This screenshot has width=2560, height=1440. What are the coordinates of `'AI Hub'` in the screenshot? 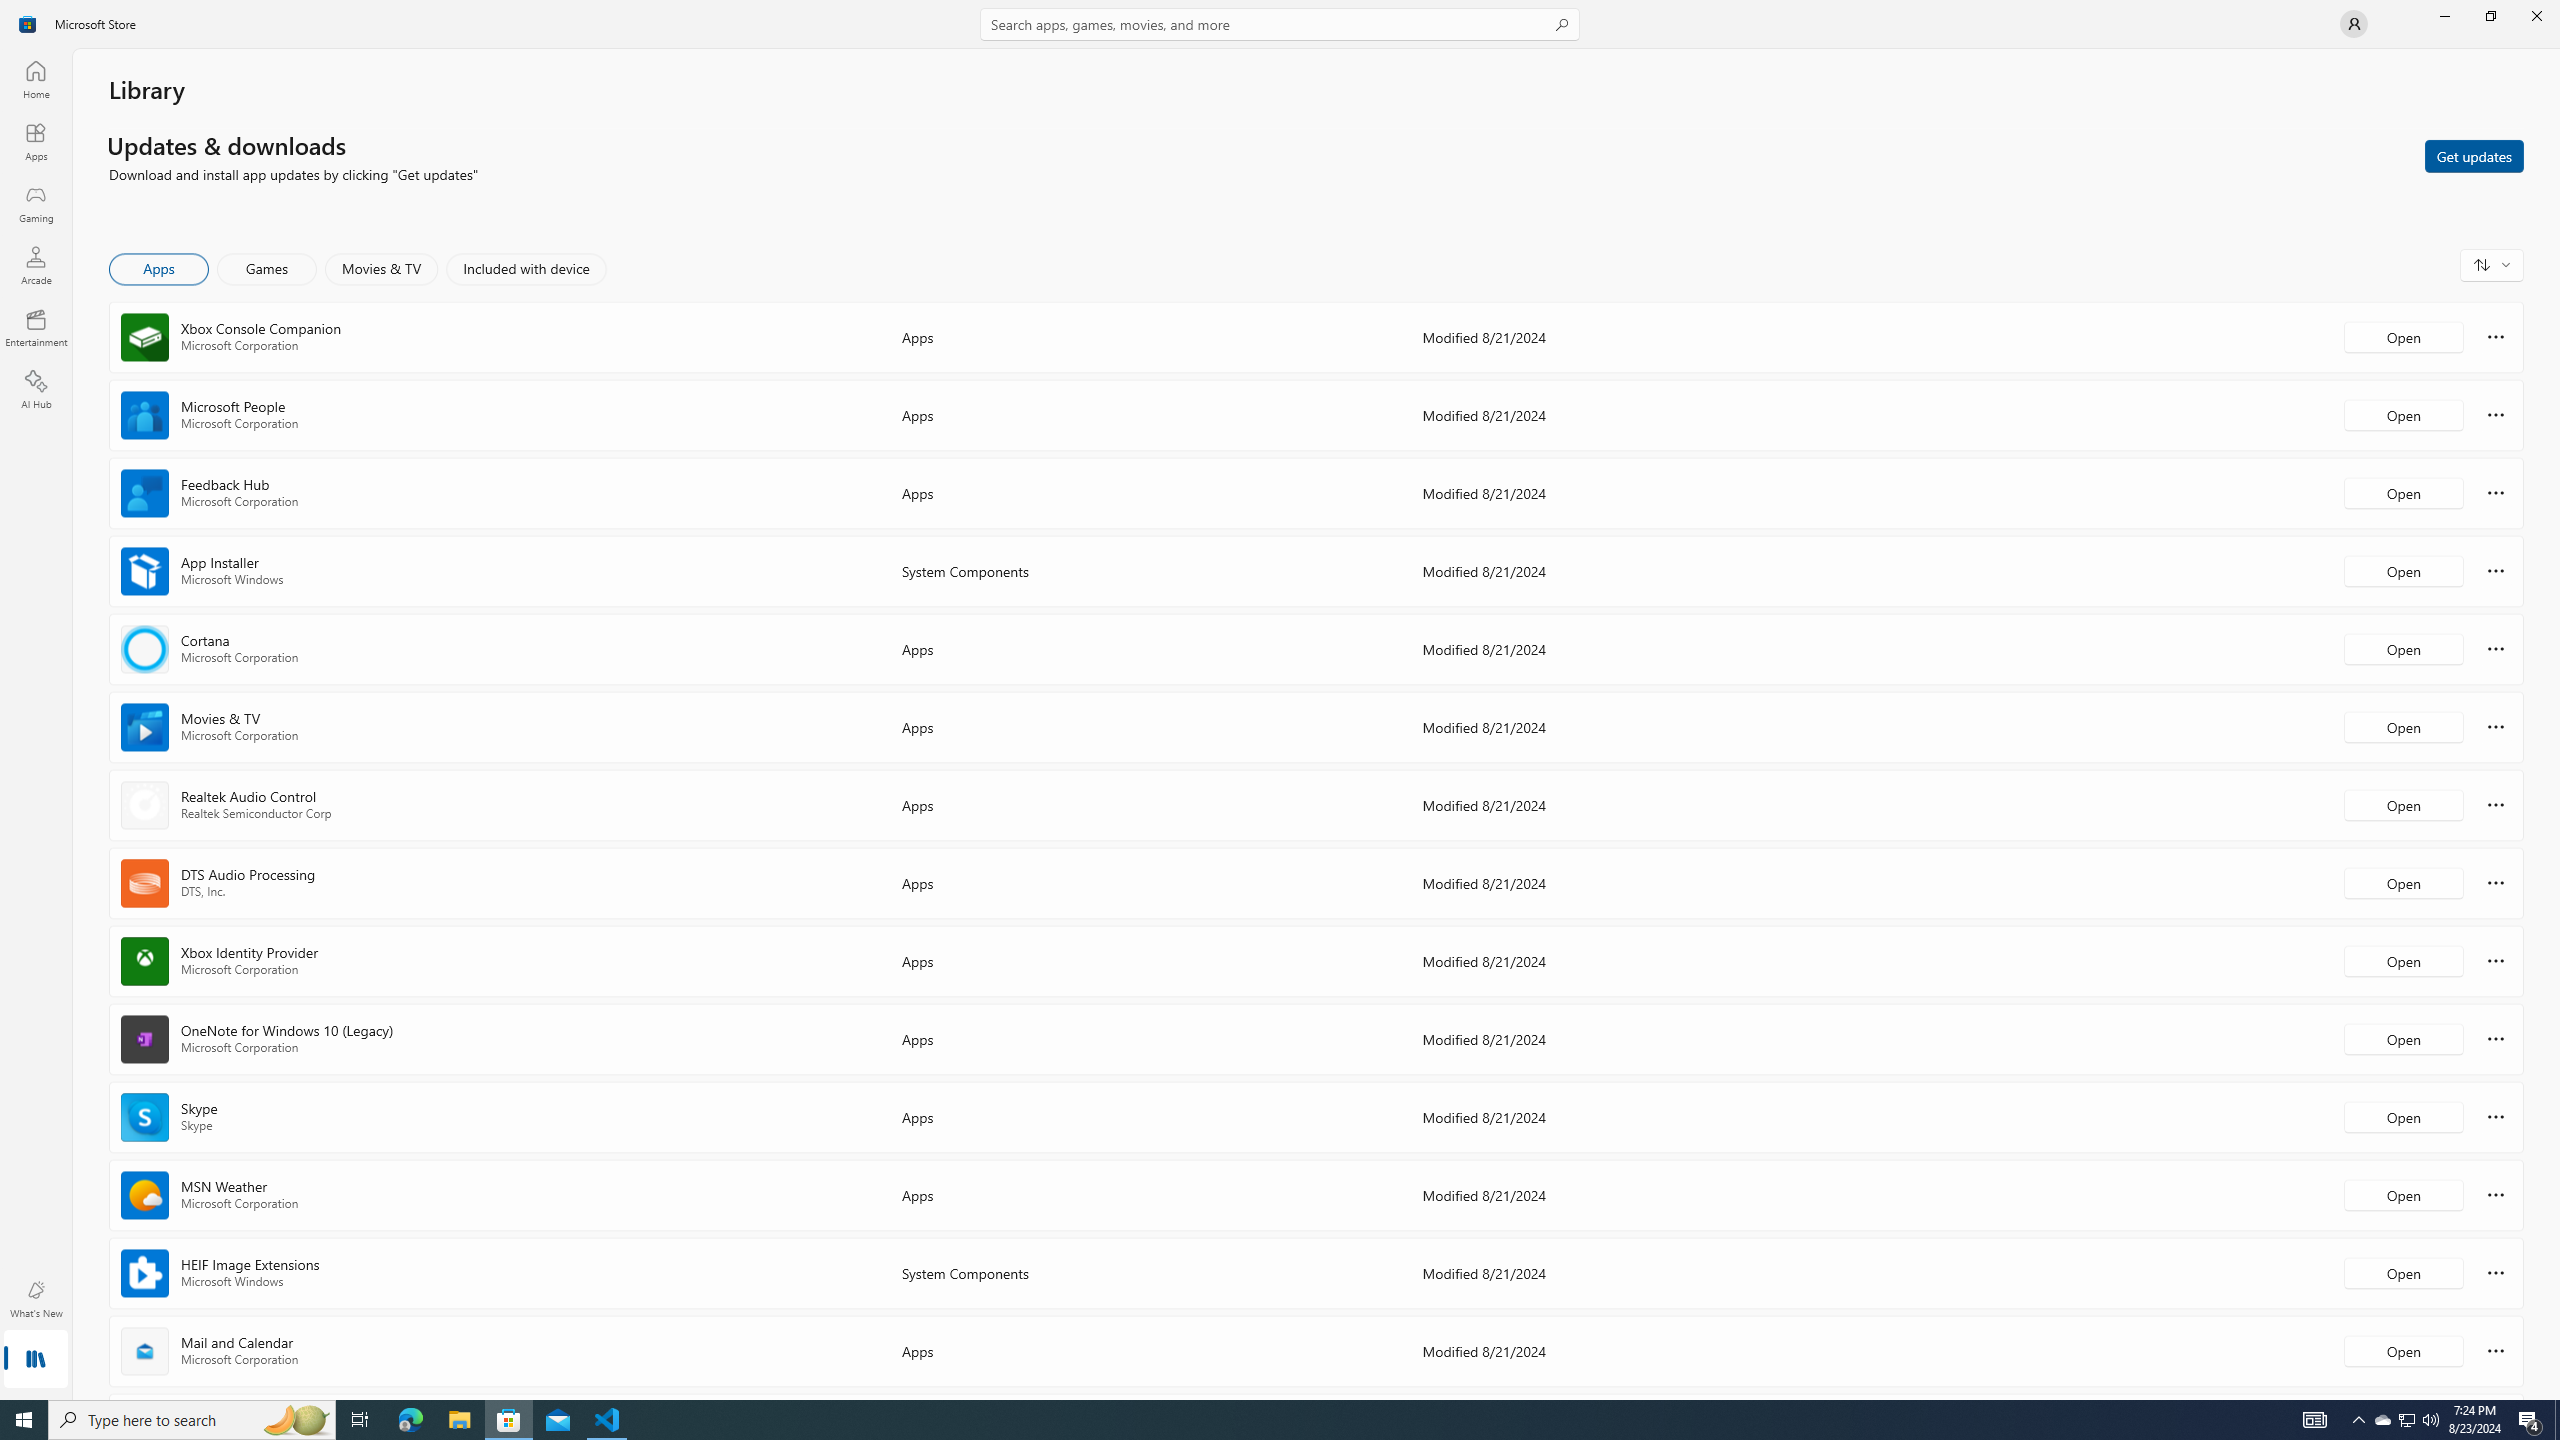 It's located at (34, 388).